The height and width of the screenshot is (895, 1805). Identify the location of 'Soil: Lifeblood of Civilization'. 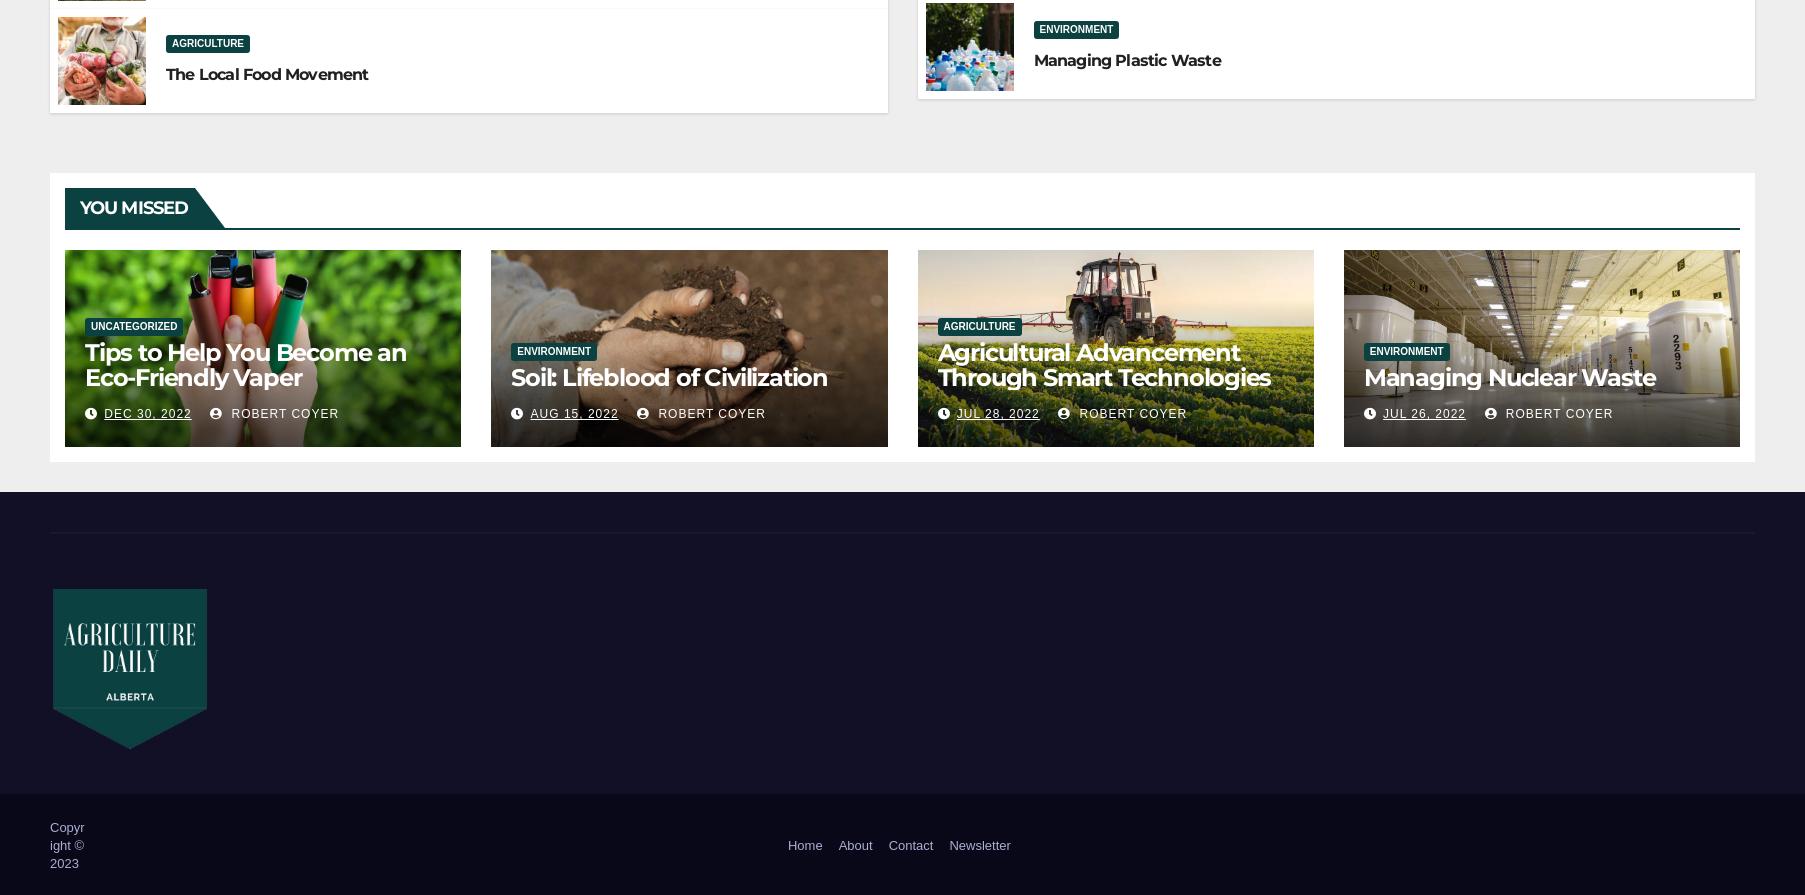
(510, 377).